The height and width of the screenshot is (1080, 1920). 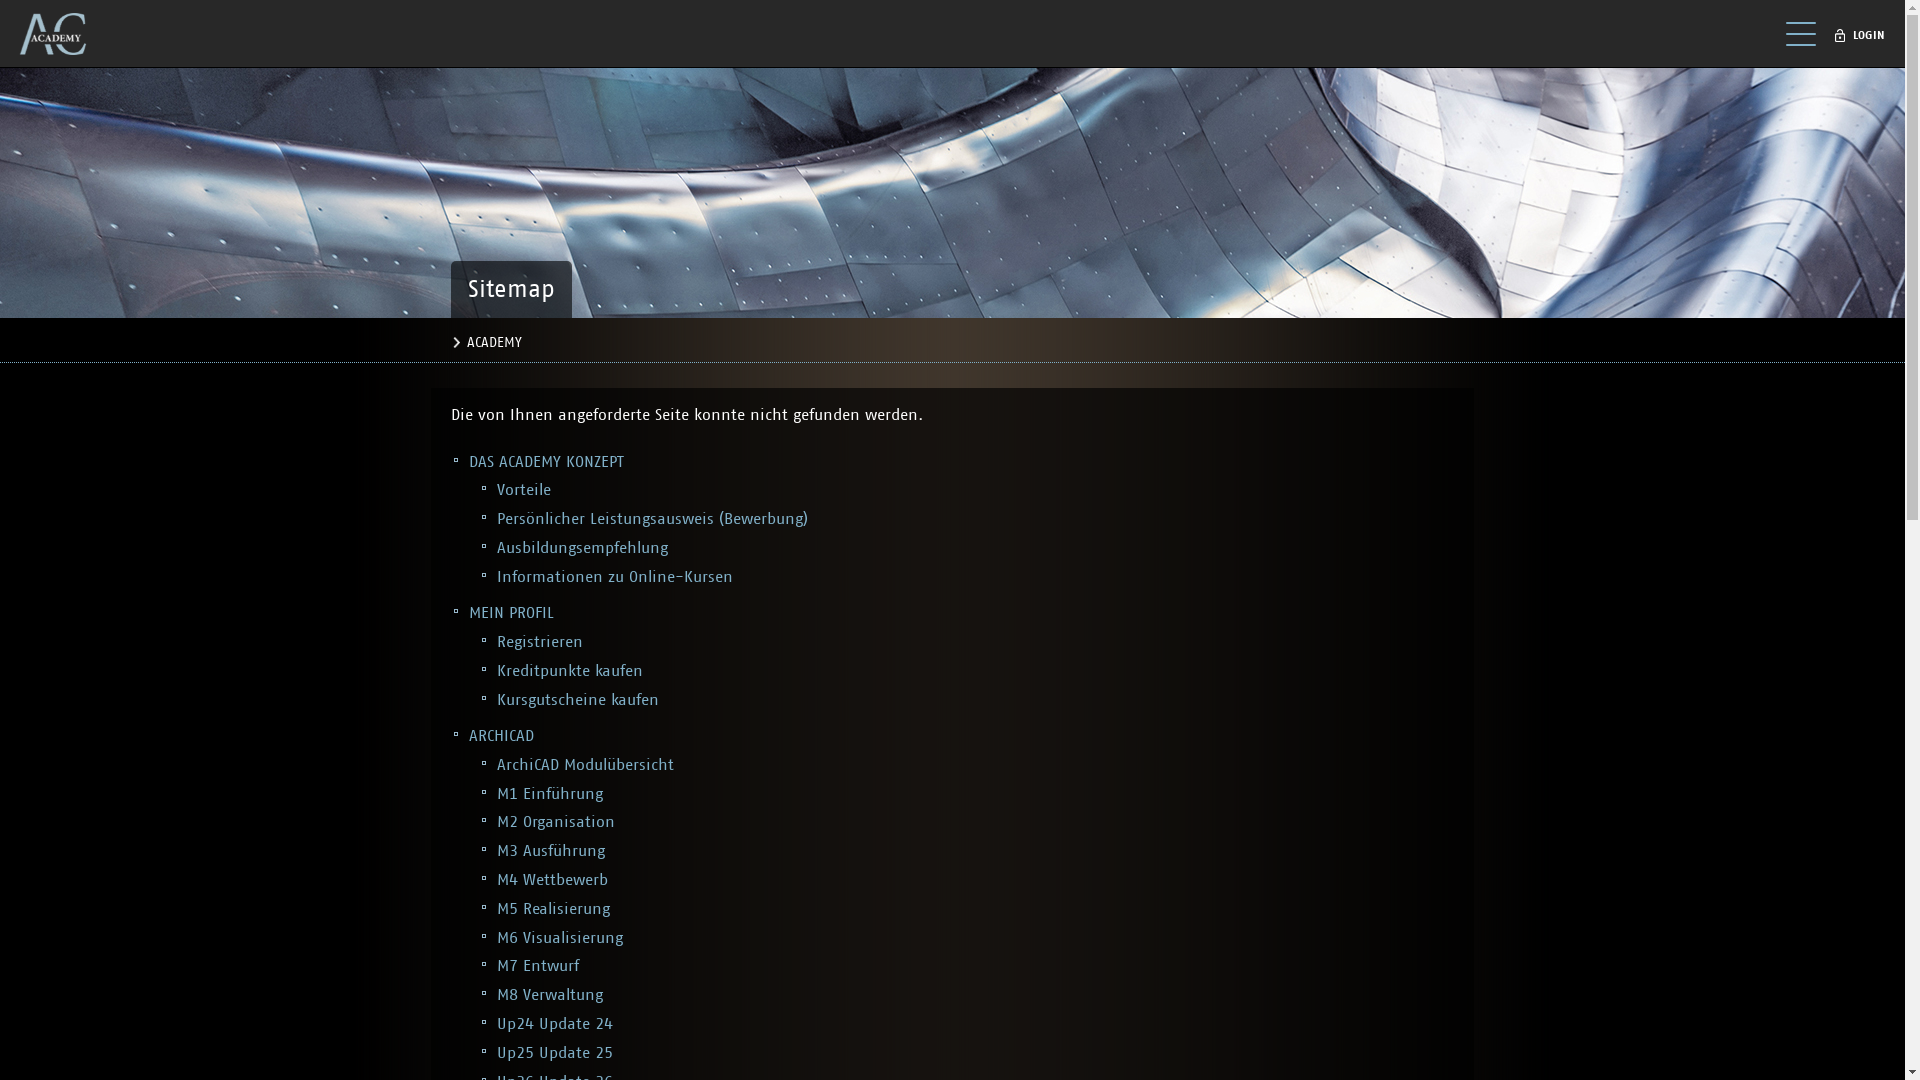 I want to click on 'M8 Verwaltung', so click(x=550, y=995).